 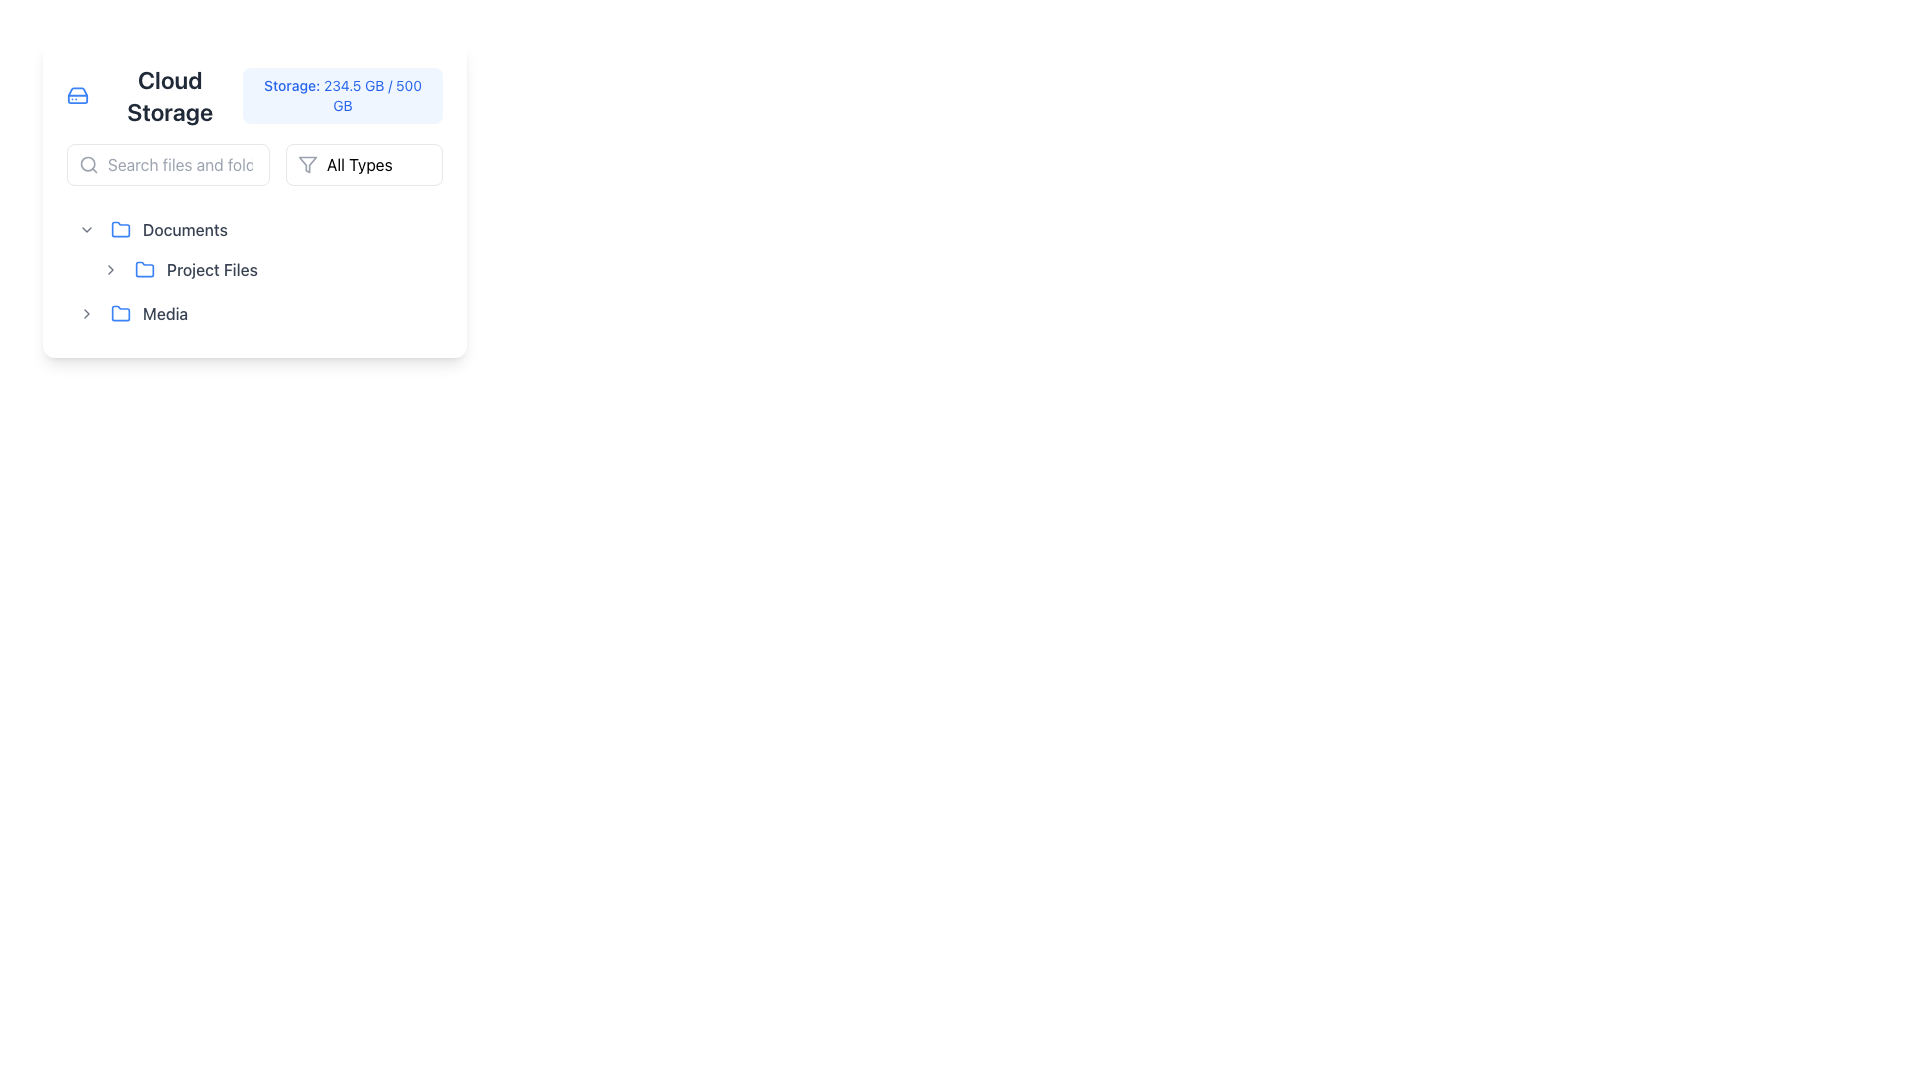 I want to click on the folder icon located under the 'Cloud Storage' heading, positioned to the left of the text 'Media', so click(x=119, y=313).